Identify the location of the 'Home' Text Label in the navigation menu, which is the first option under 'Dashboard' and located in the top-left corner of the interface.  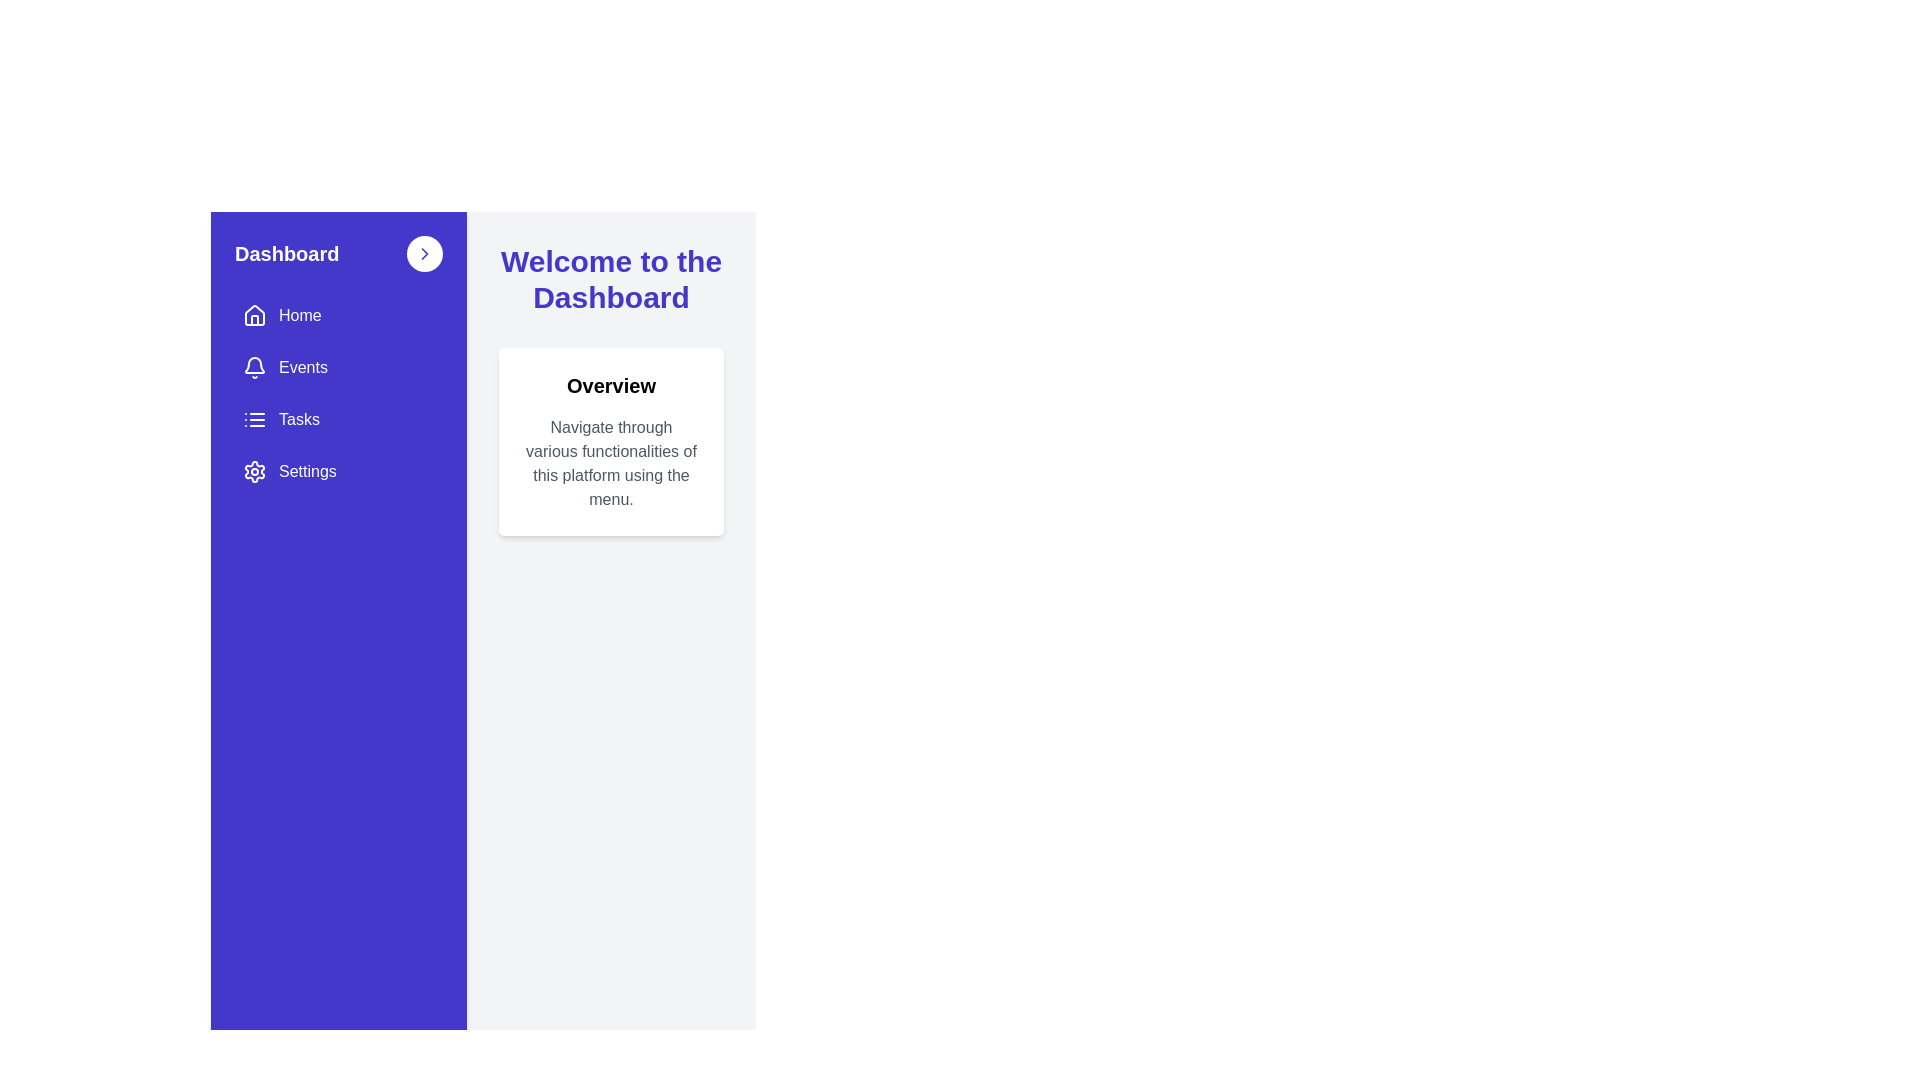
(299, 315).